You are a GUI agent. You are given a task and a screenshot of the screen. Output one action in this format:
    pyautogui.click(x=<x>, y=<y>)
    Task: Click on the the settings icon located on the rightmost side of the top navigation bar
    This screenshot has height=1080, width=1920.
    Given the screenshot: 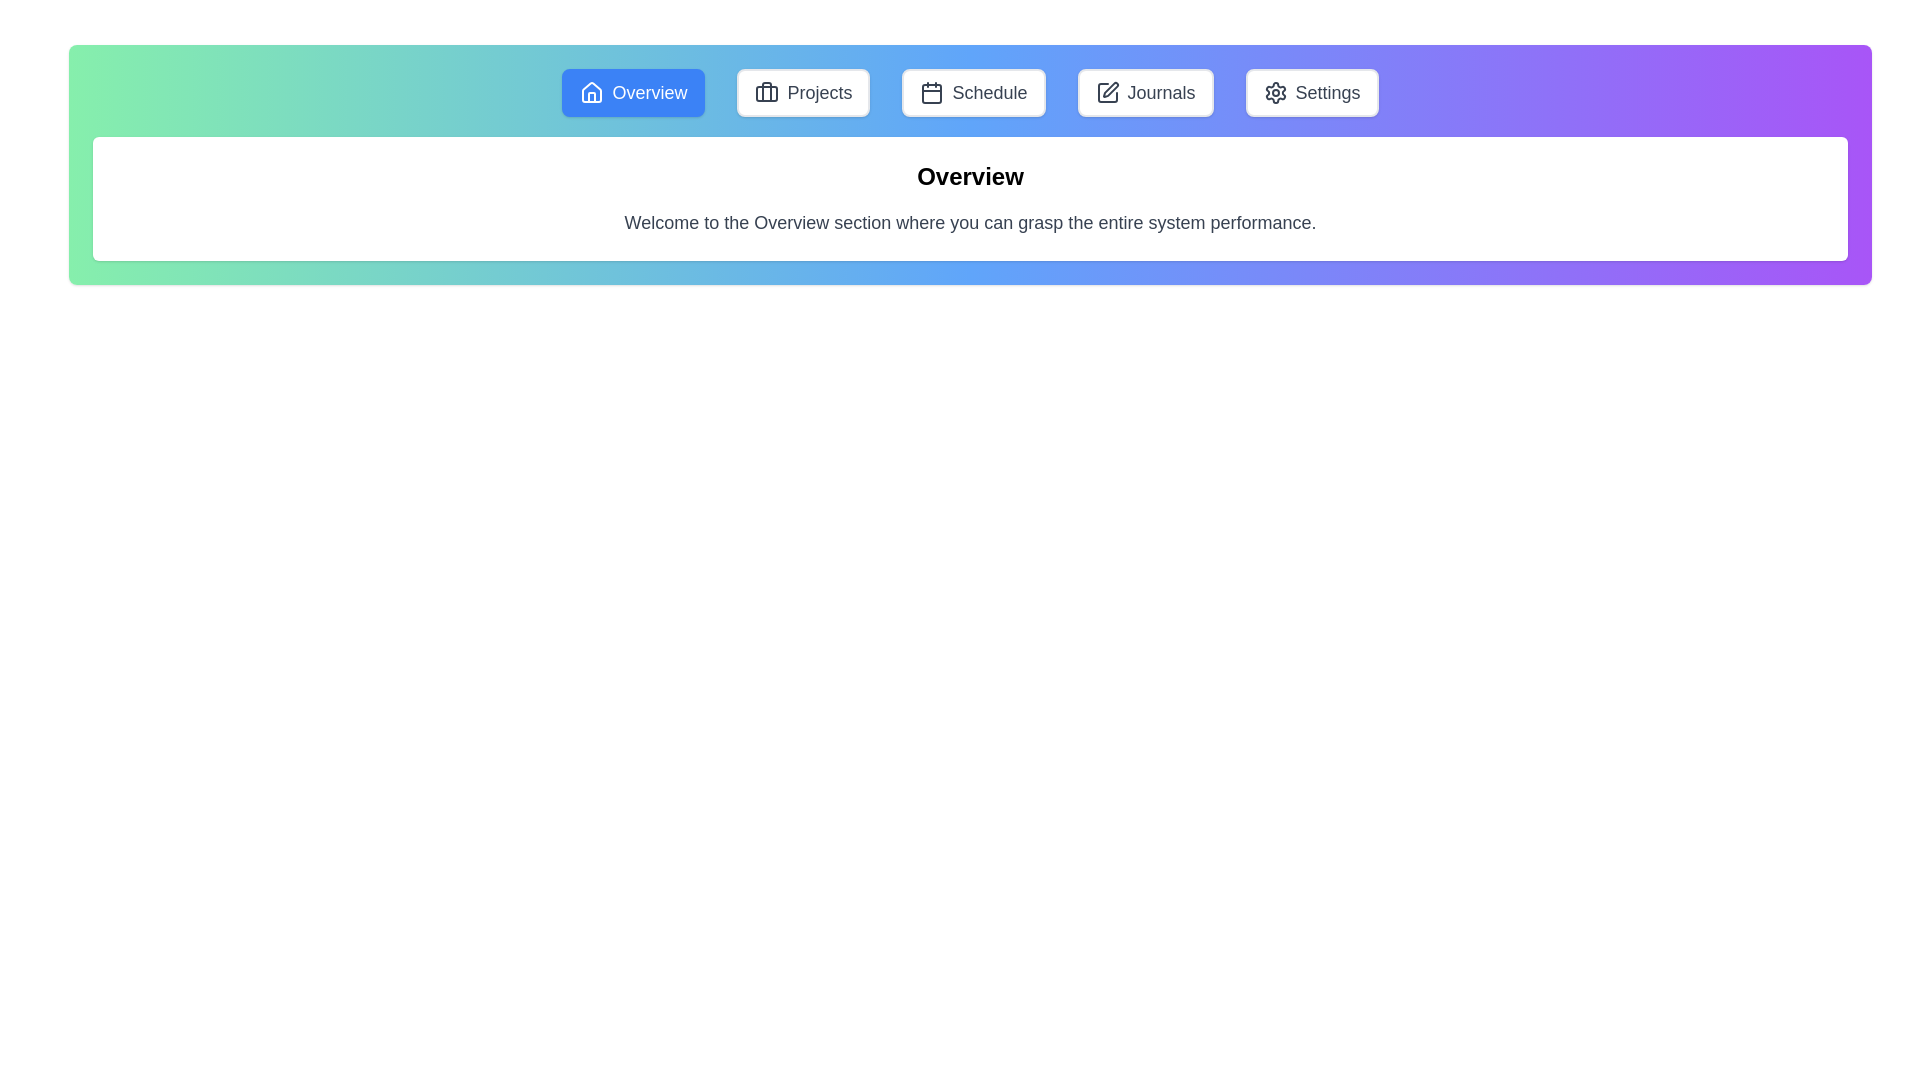 What is the action you would take?
    pyautogui.click(x=1274, y=92)
    